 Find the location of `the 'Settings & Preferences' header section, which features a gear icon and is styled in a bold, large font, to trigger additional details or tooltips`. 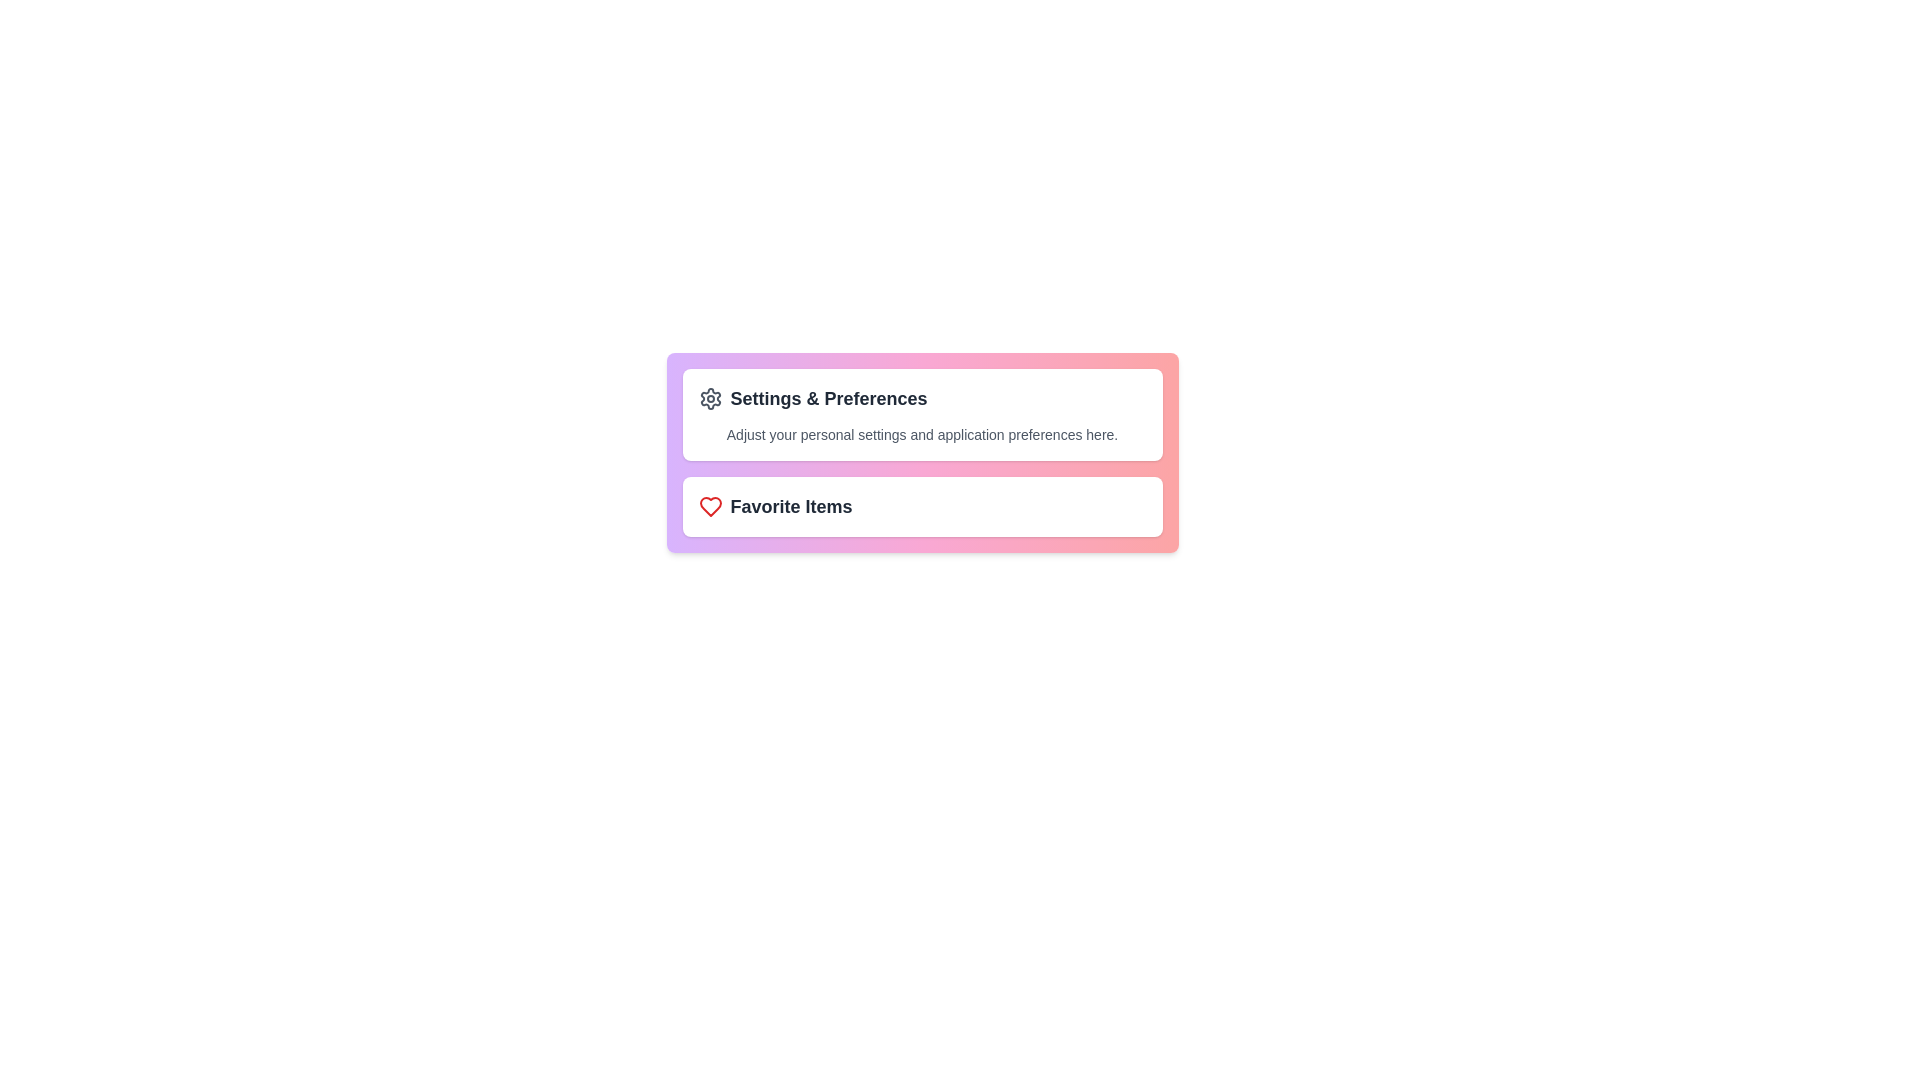

the 'Settings & Preferences' header section, which features a gear icon and is styled in a bold, large font, to trigger additional details or tooltips is located at coordinates (921, 398).